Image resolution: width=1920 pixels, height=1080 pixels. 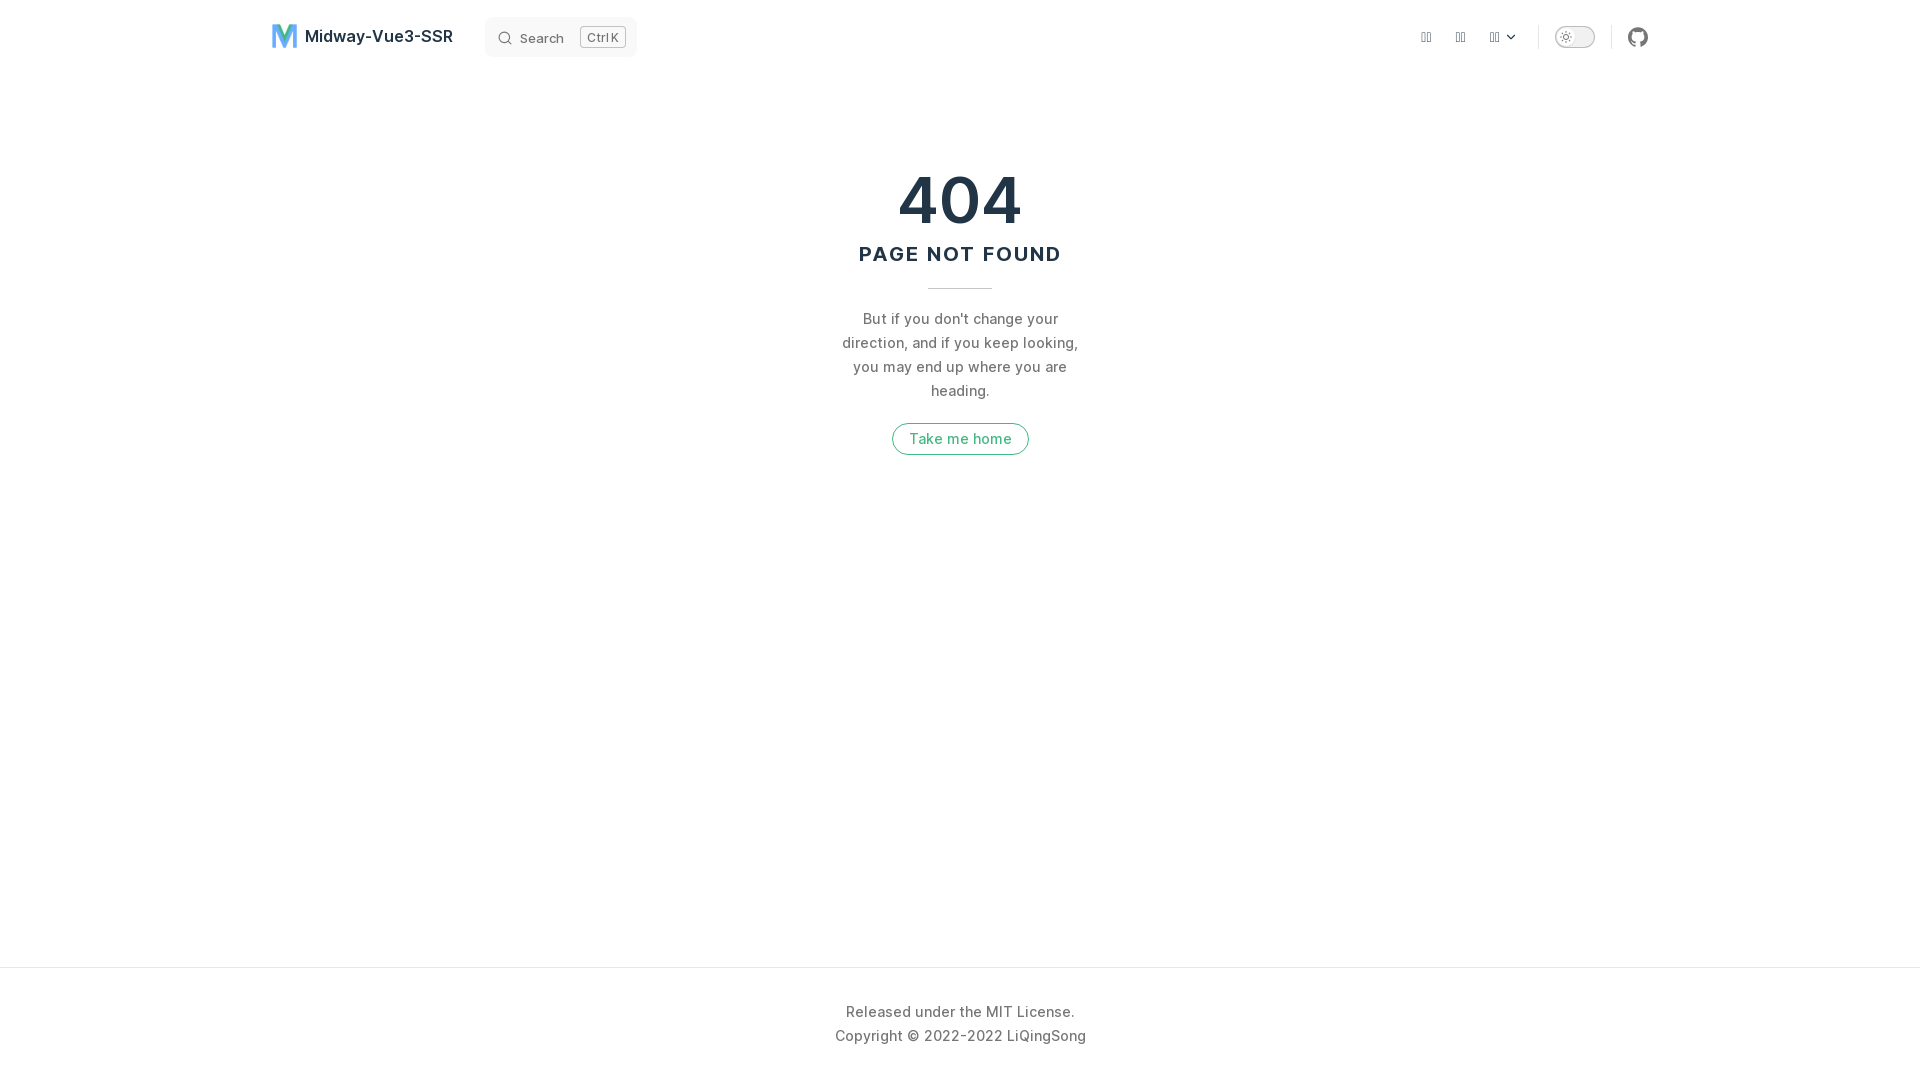 I want to click on 'Take me home', so click(x=960, y=438).